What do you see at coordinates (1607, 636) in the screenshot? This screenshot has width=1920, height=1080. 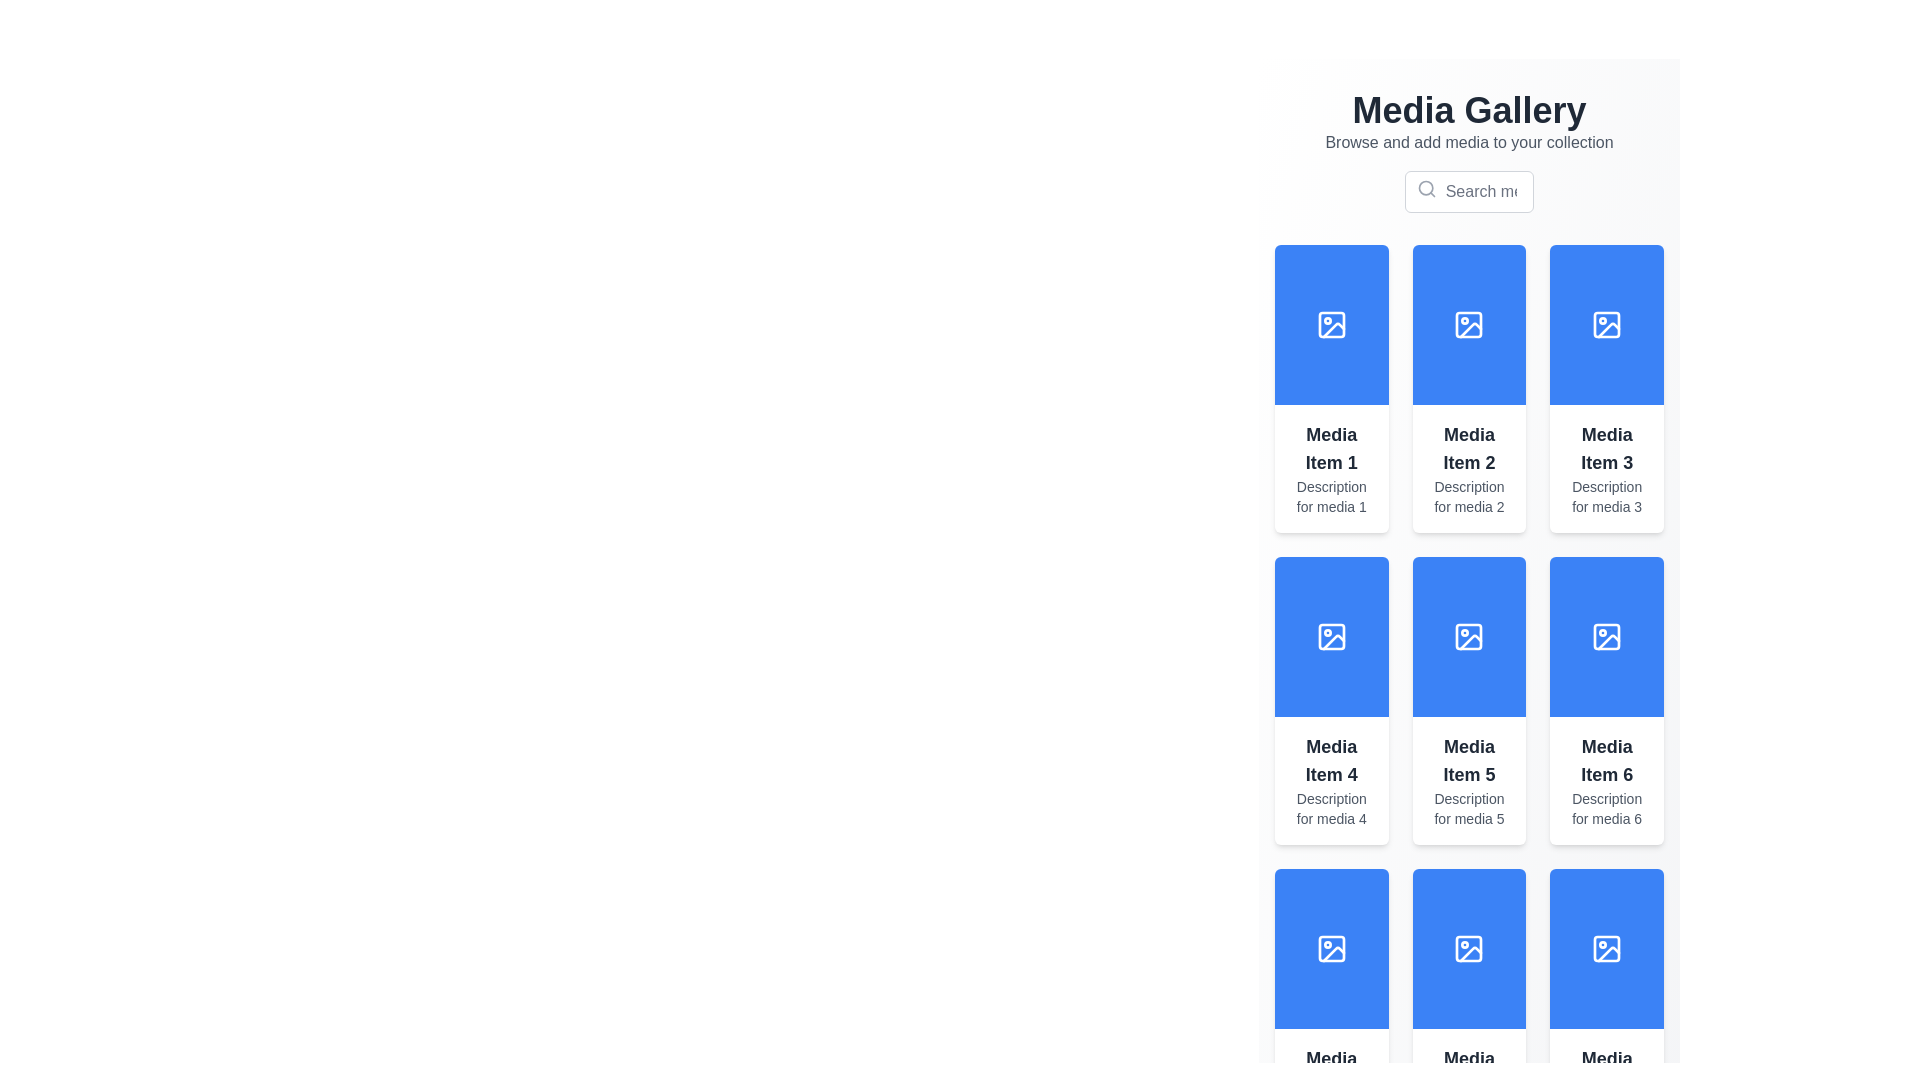 I see `the static placeholder graphic that serves as a preview area for a media item, located in the third column of the second row, above 'Media Item 6' and 'Description for media 6'` at bounding box center [1607, 636].